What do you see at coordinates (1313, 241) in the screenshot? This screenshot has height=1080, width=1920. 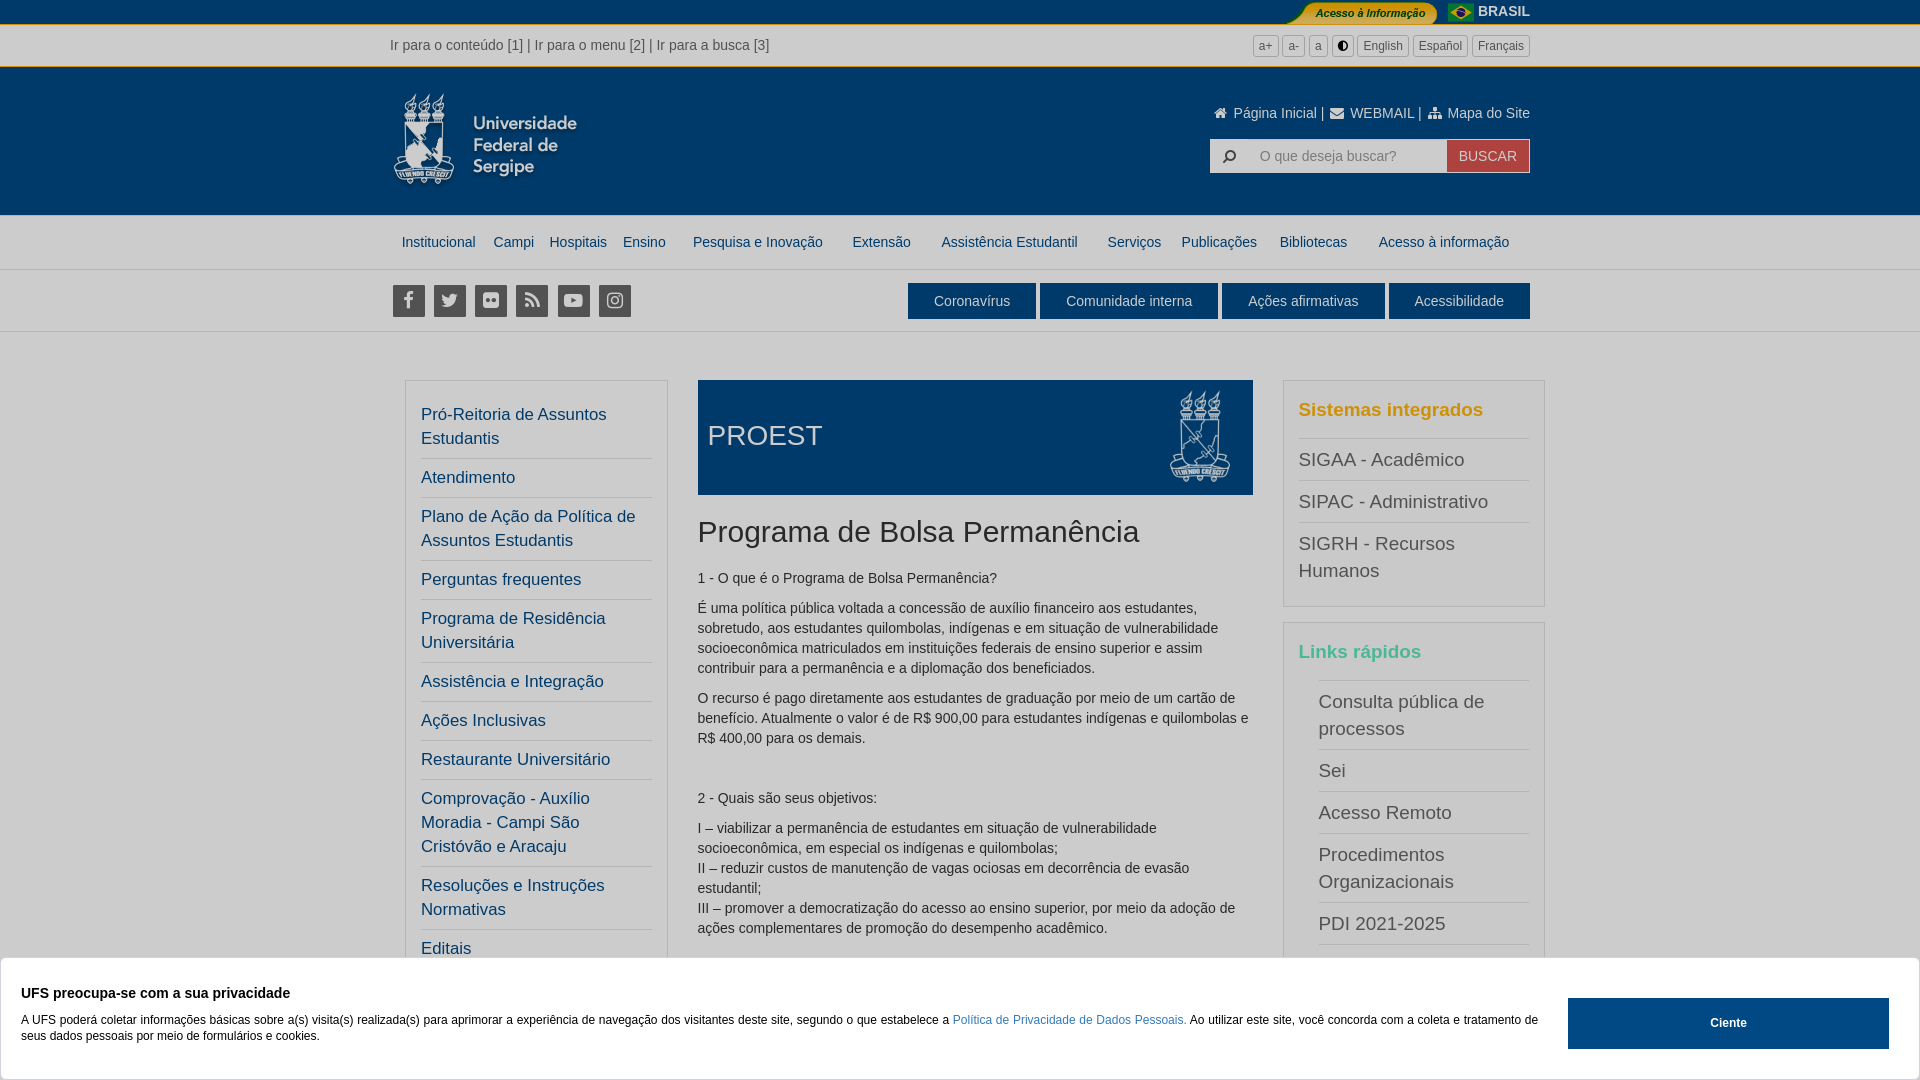 I see `'Bibliotecas'` at bounding box center [1313, 241].